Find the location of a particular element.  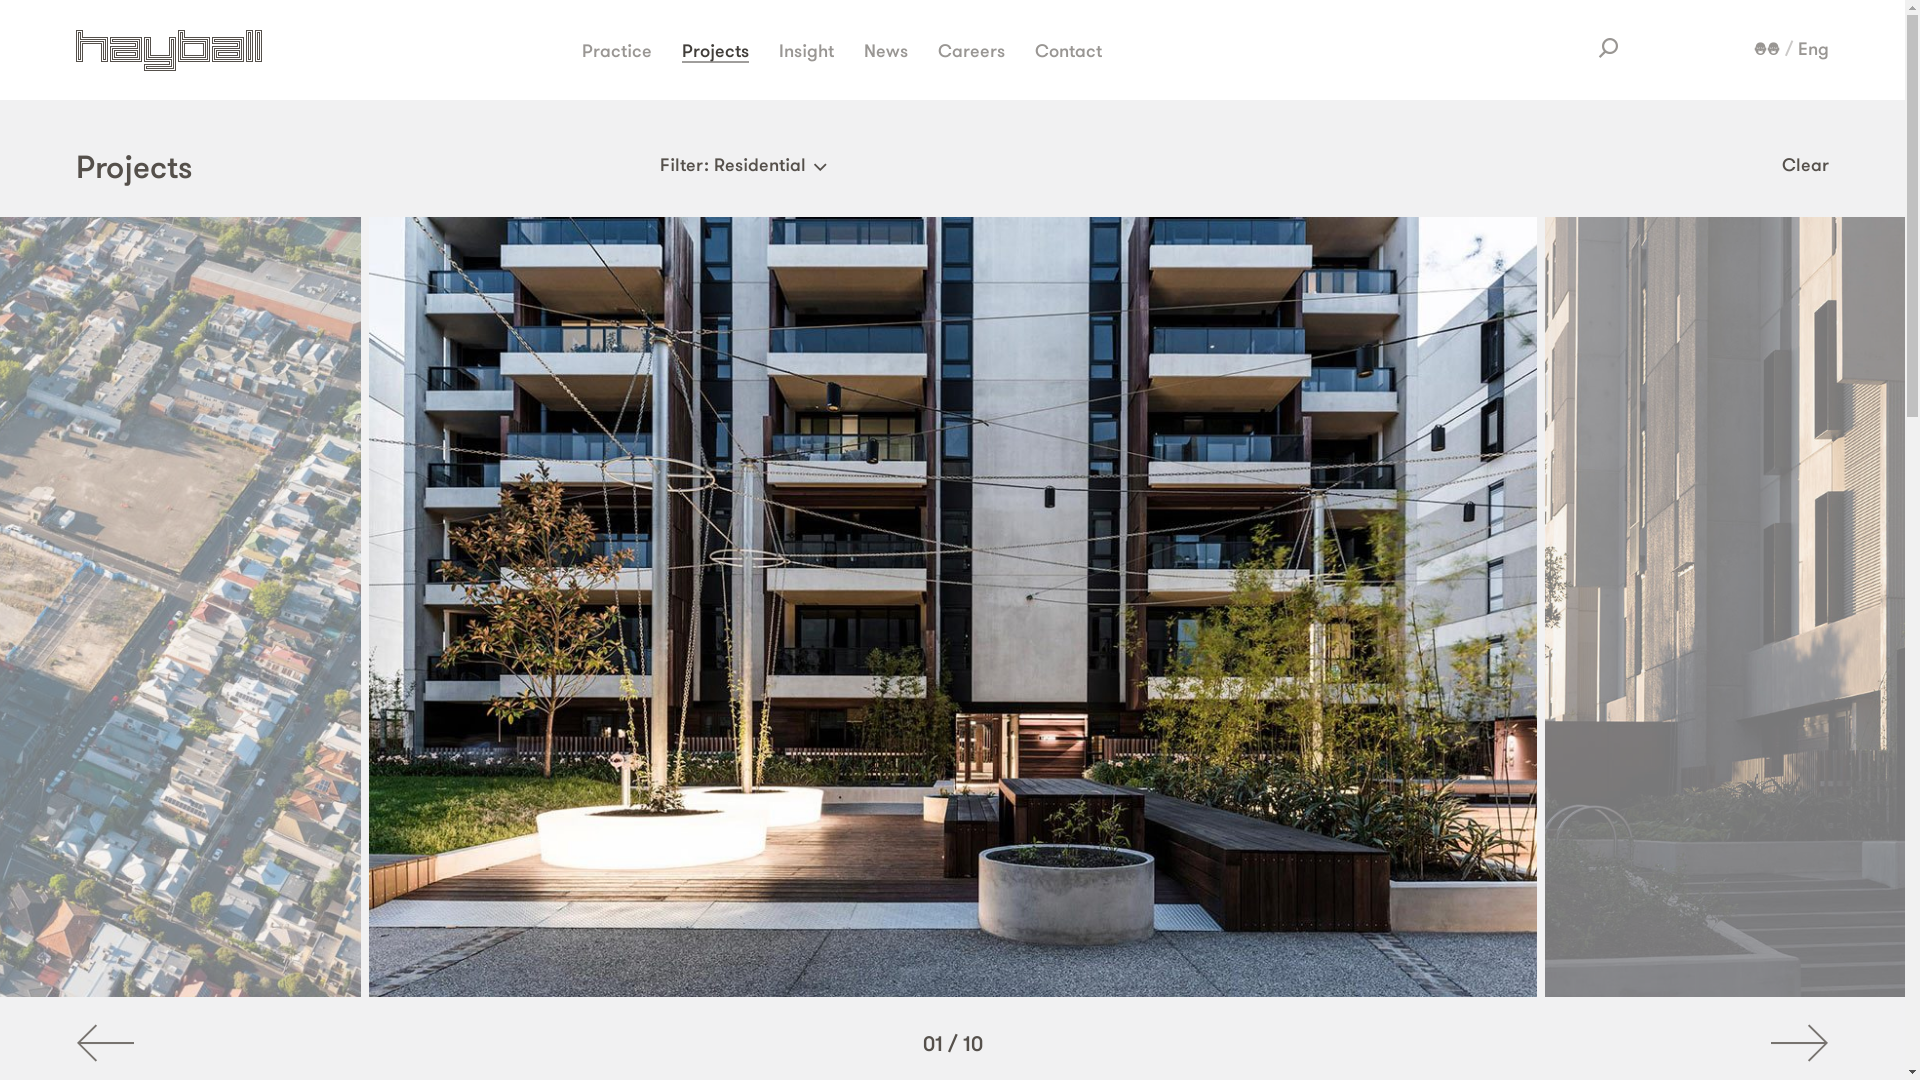

'Projects' is located at coordinates (715, 49).